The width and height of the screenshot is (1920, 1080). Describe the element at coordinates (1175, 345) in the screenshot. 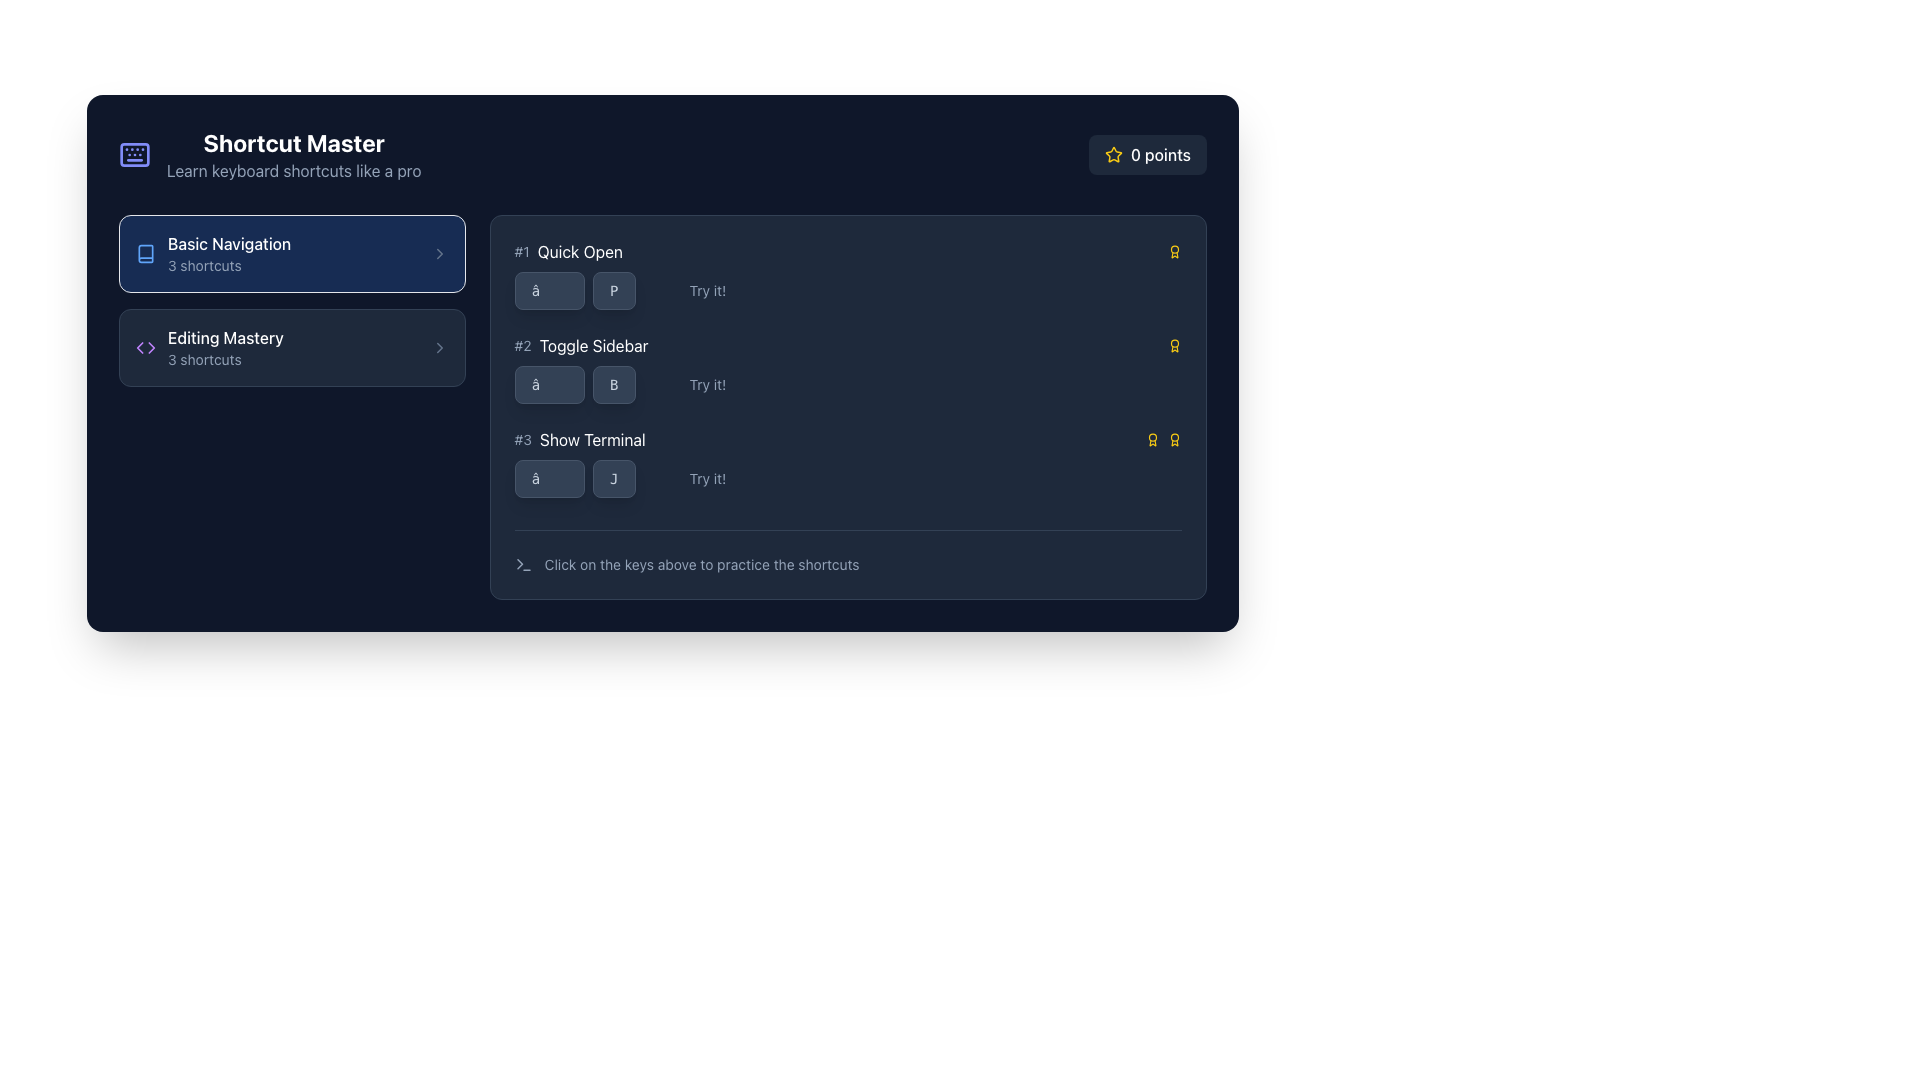

I see `the small yellow medal icon located adjacent to the 'Toggle Sidebar' text` at that location.